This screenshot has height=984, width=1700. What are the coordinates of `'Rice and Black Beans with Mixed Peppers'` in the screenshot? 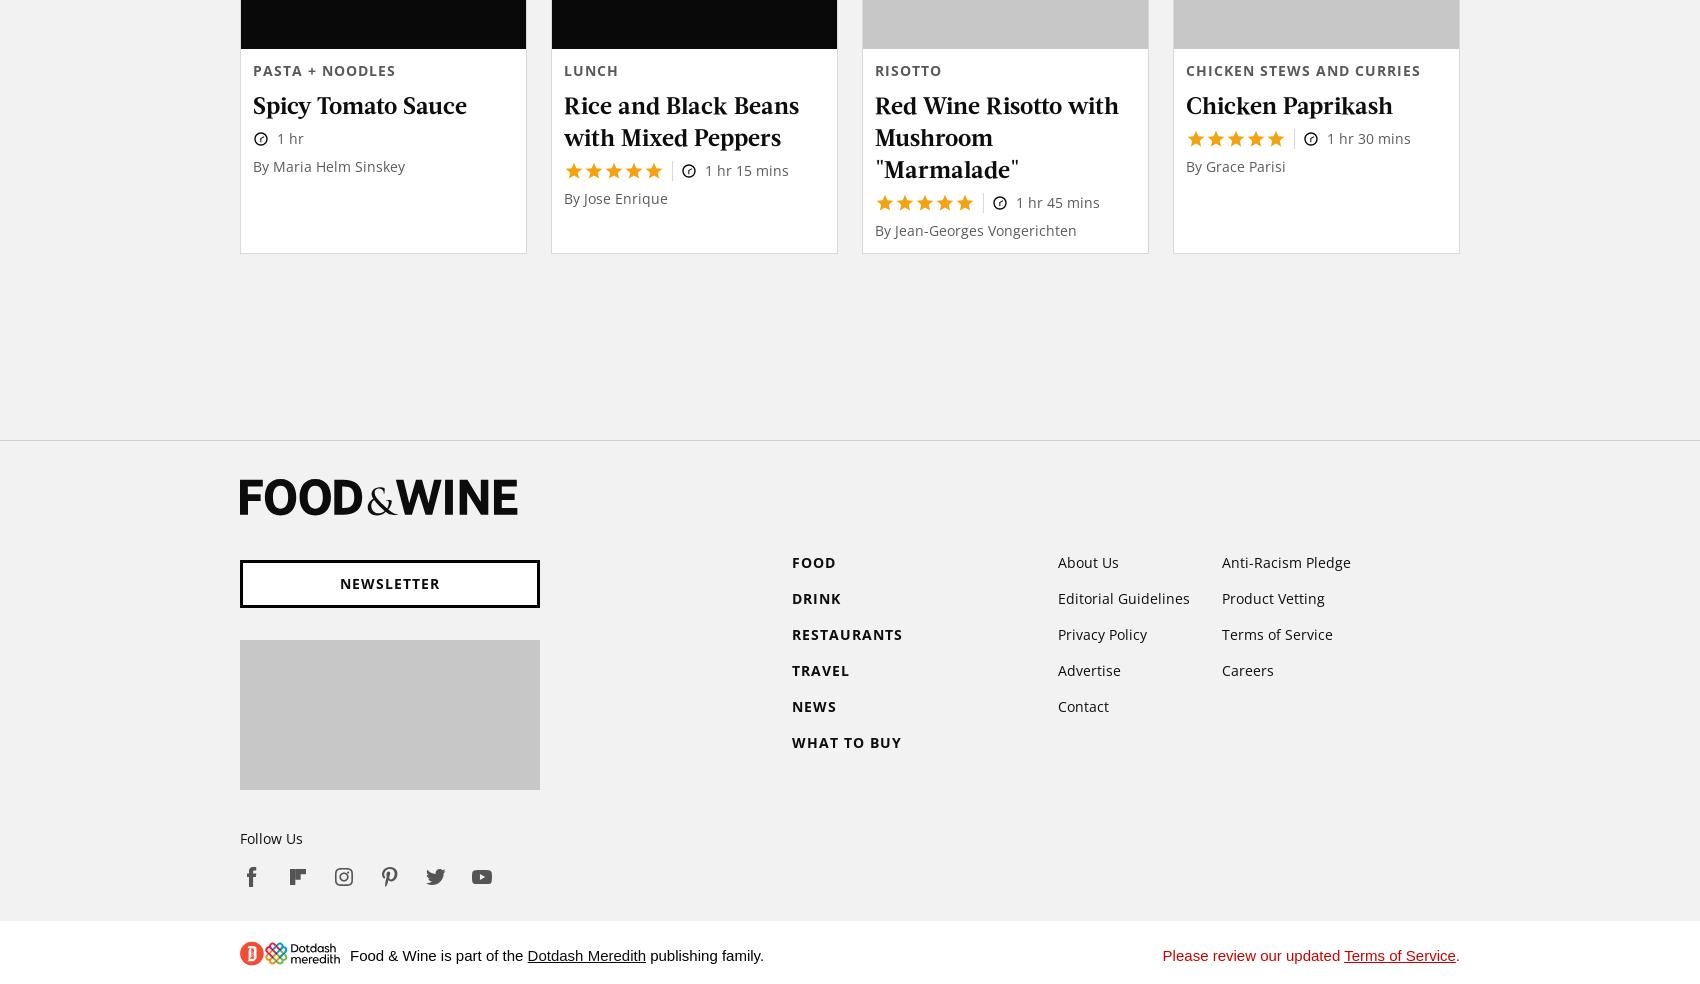 It's located at (681, 118).